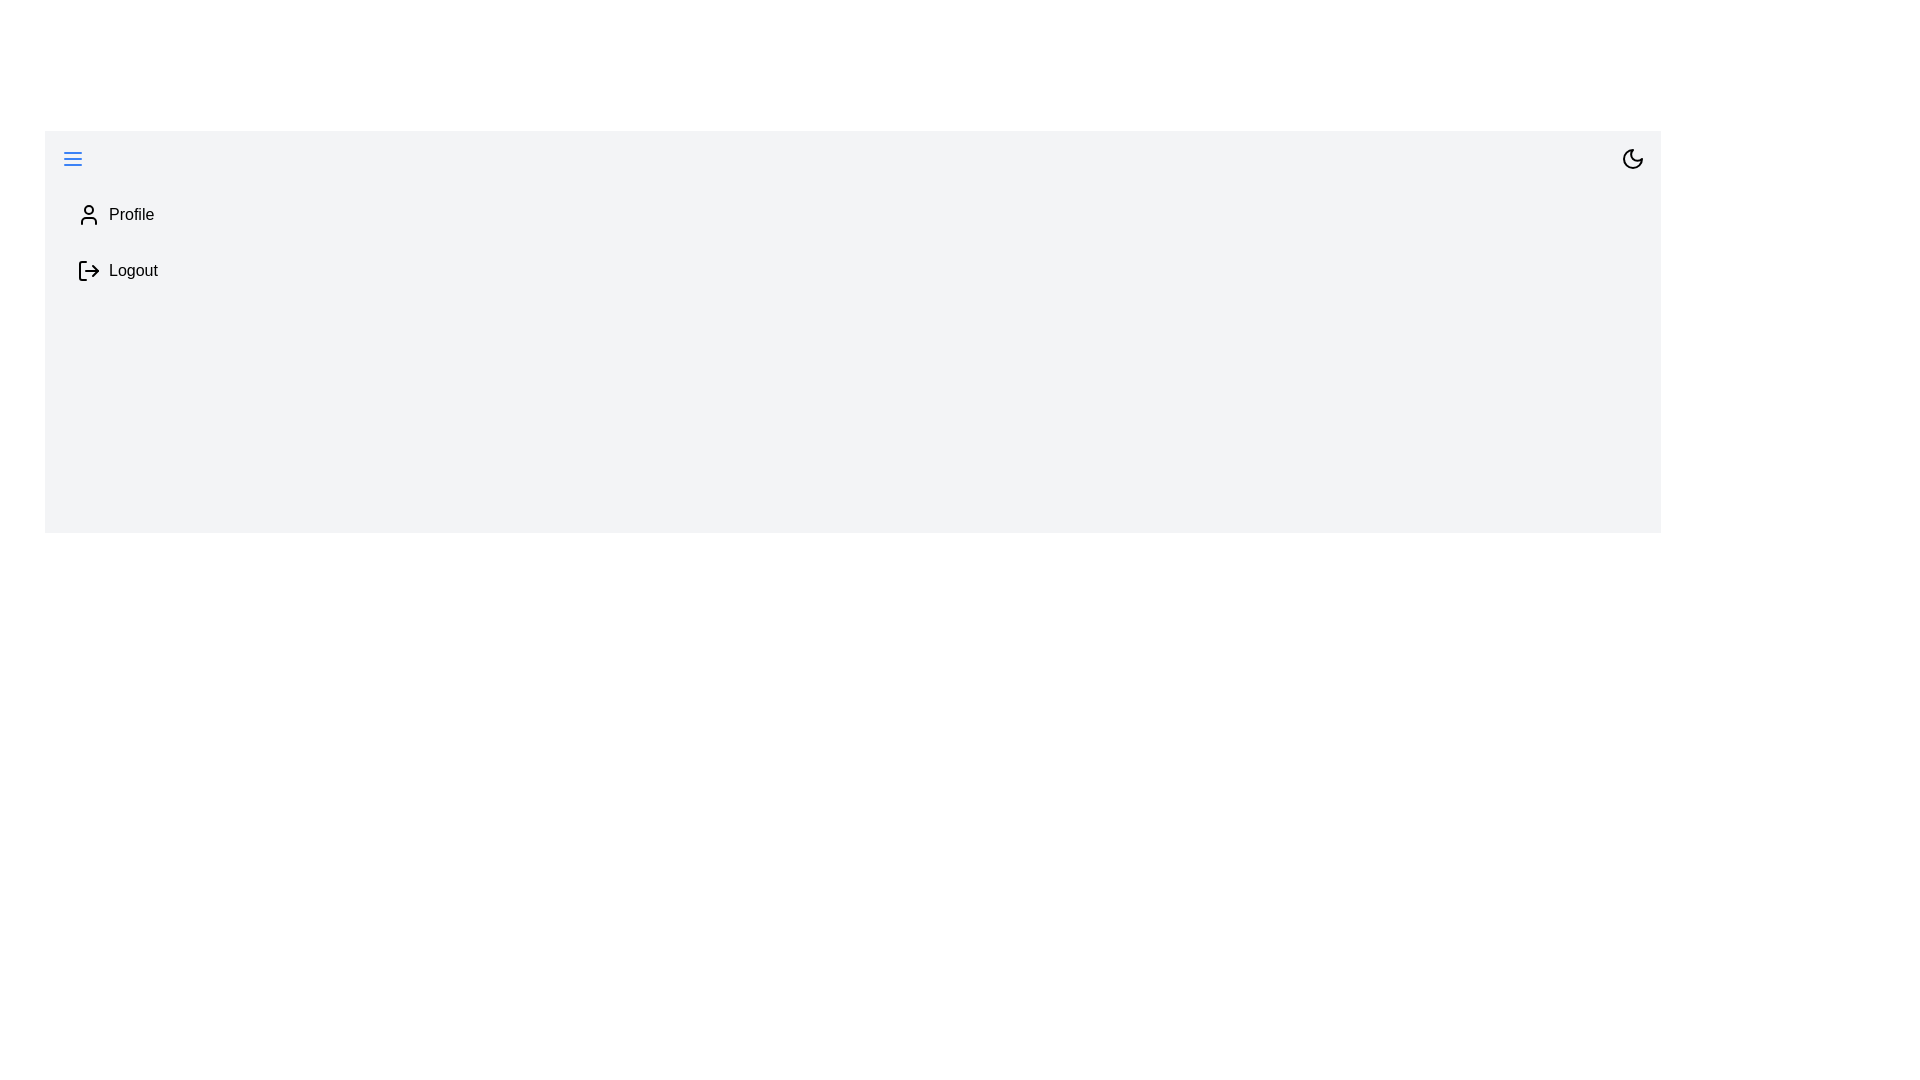 The height and width of the screenshot is (1080, 1920). Describe the element at coordinates (132, 270) in the screenshot. I see `the 'Logout' text label` at that location.